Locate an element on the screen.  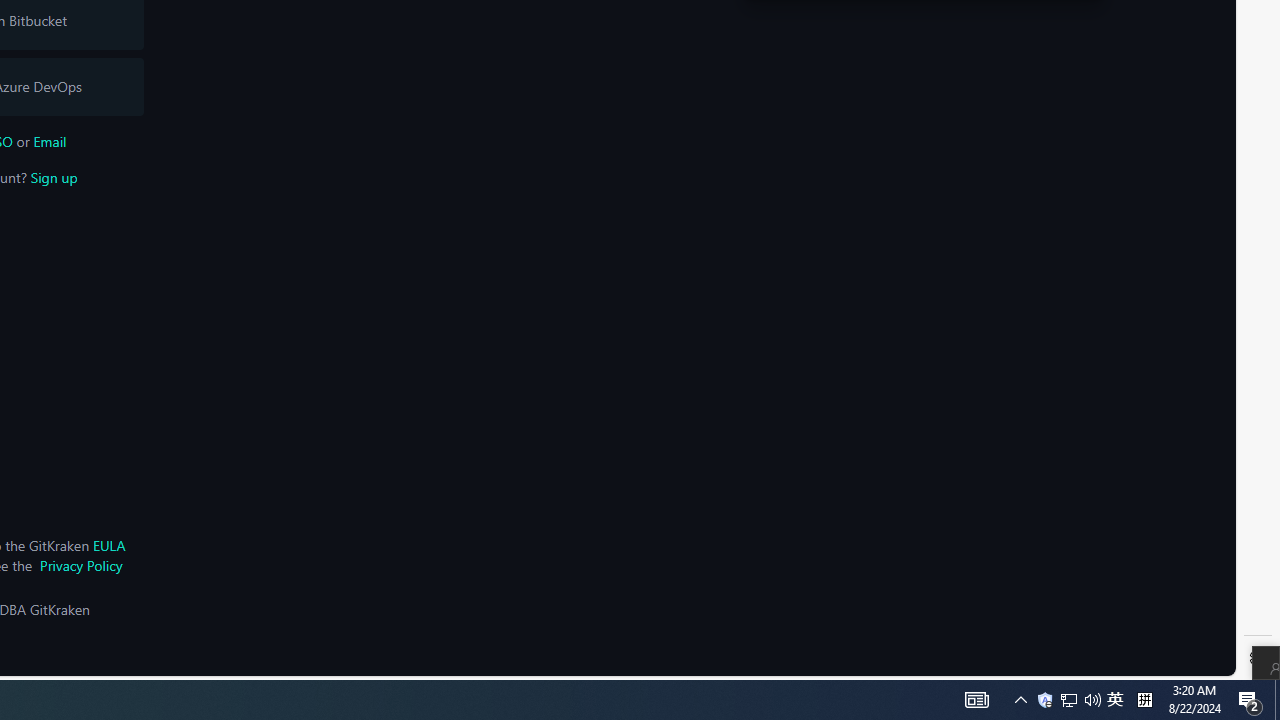
'Q2790: 100%' is located at coordinates (1092, 698).